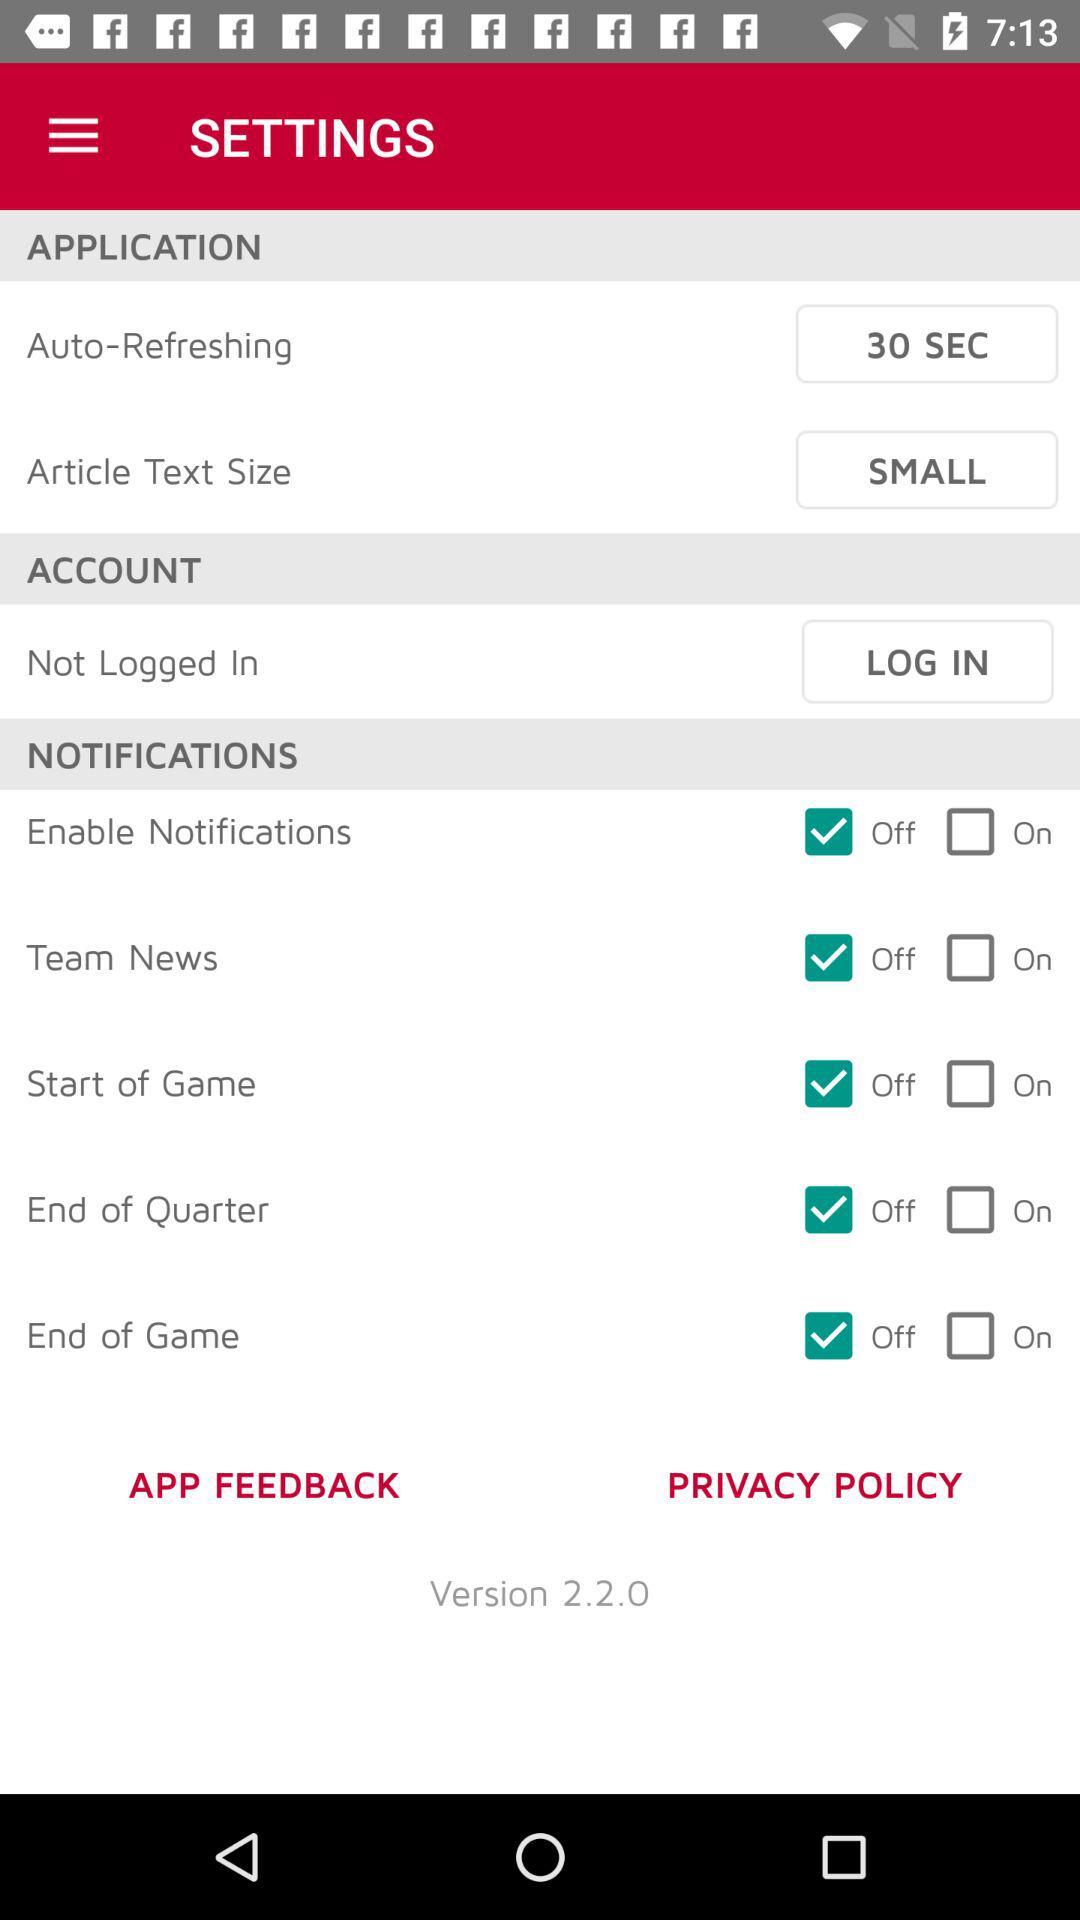 This screenshot has height=1920, width=1080. I want to click on the item next to the not logged in icon, so click(927, 661).